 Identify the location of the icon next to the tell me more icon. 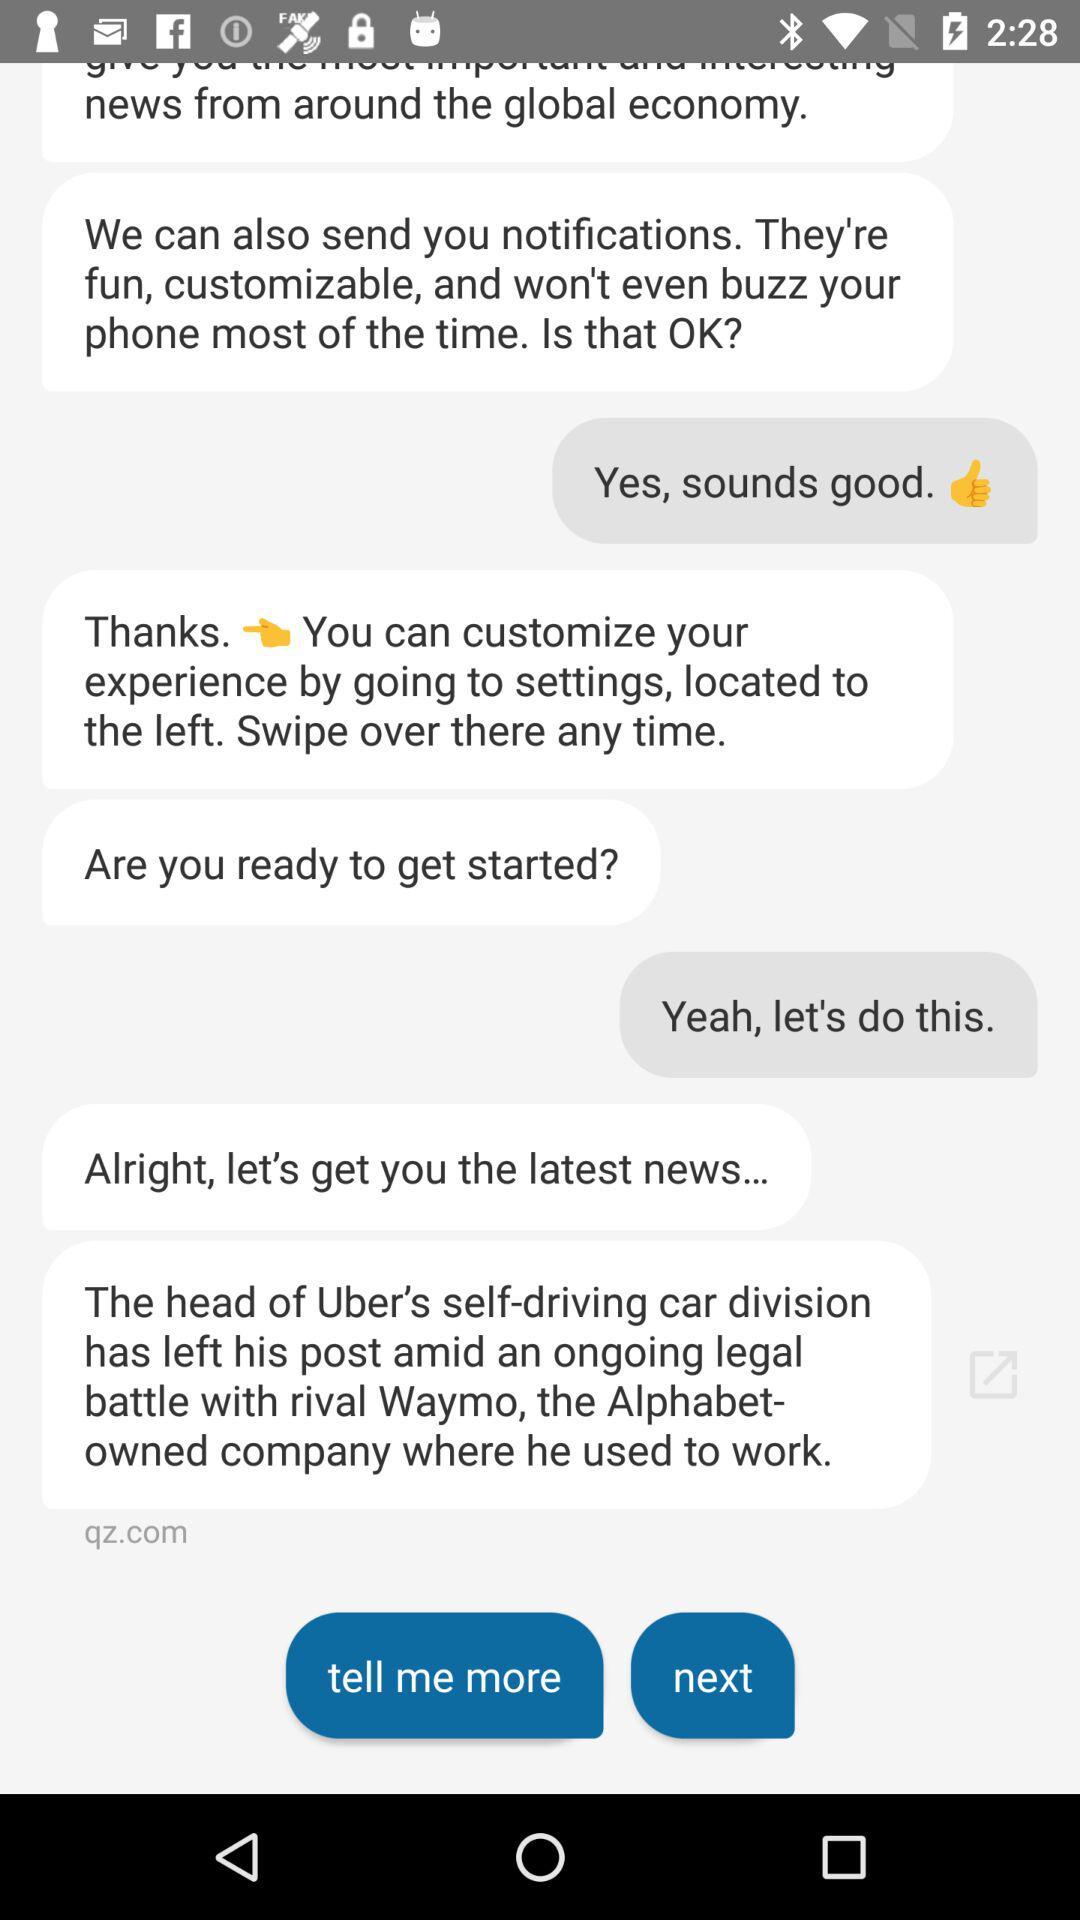
(711, 1675).